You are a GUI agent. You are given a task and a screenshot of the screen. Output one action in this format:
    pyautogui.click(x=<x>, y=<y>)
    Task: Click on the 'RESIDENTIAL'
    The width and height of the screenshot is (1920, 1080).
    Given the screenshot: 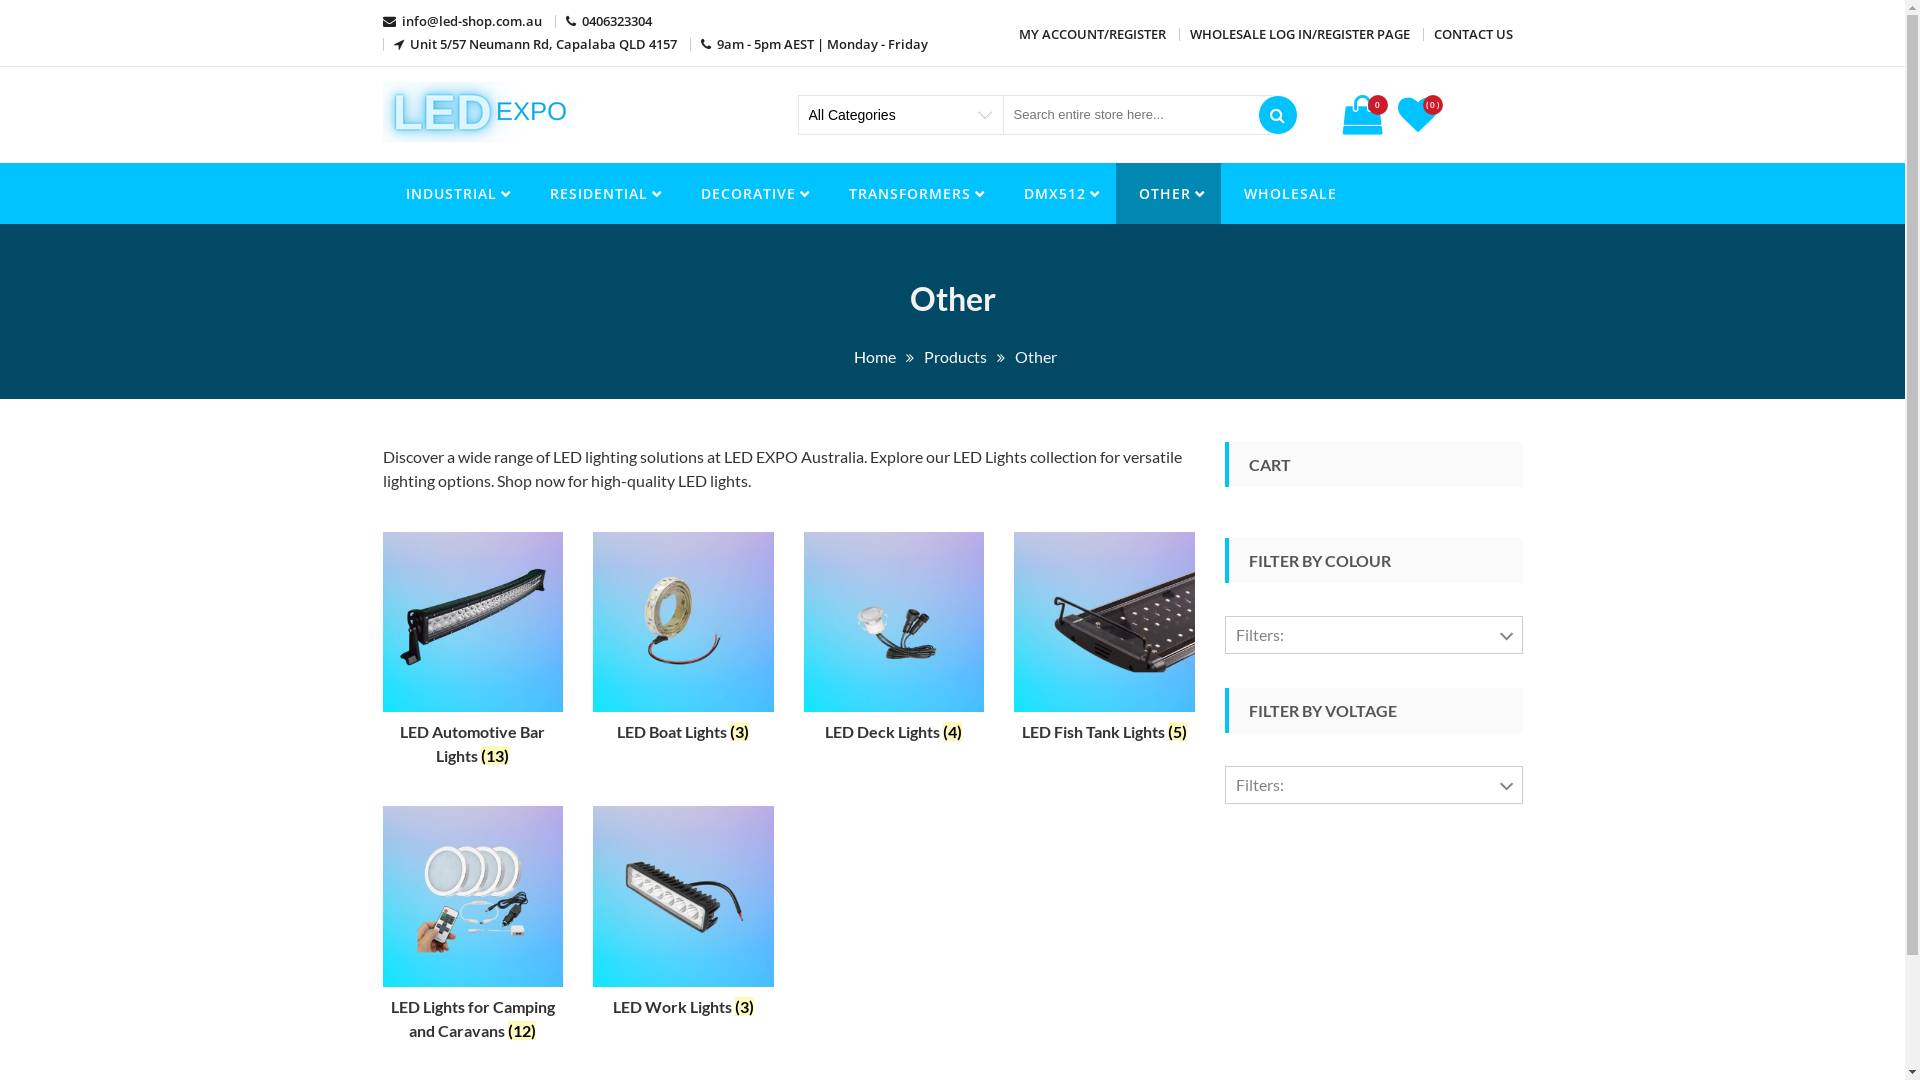 What is the action you would take?
    pyautogui.click(x=600, y=193)
    